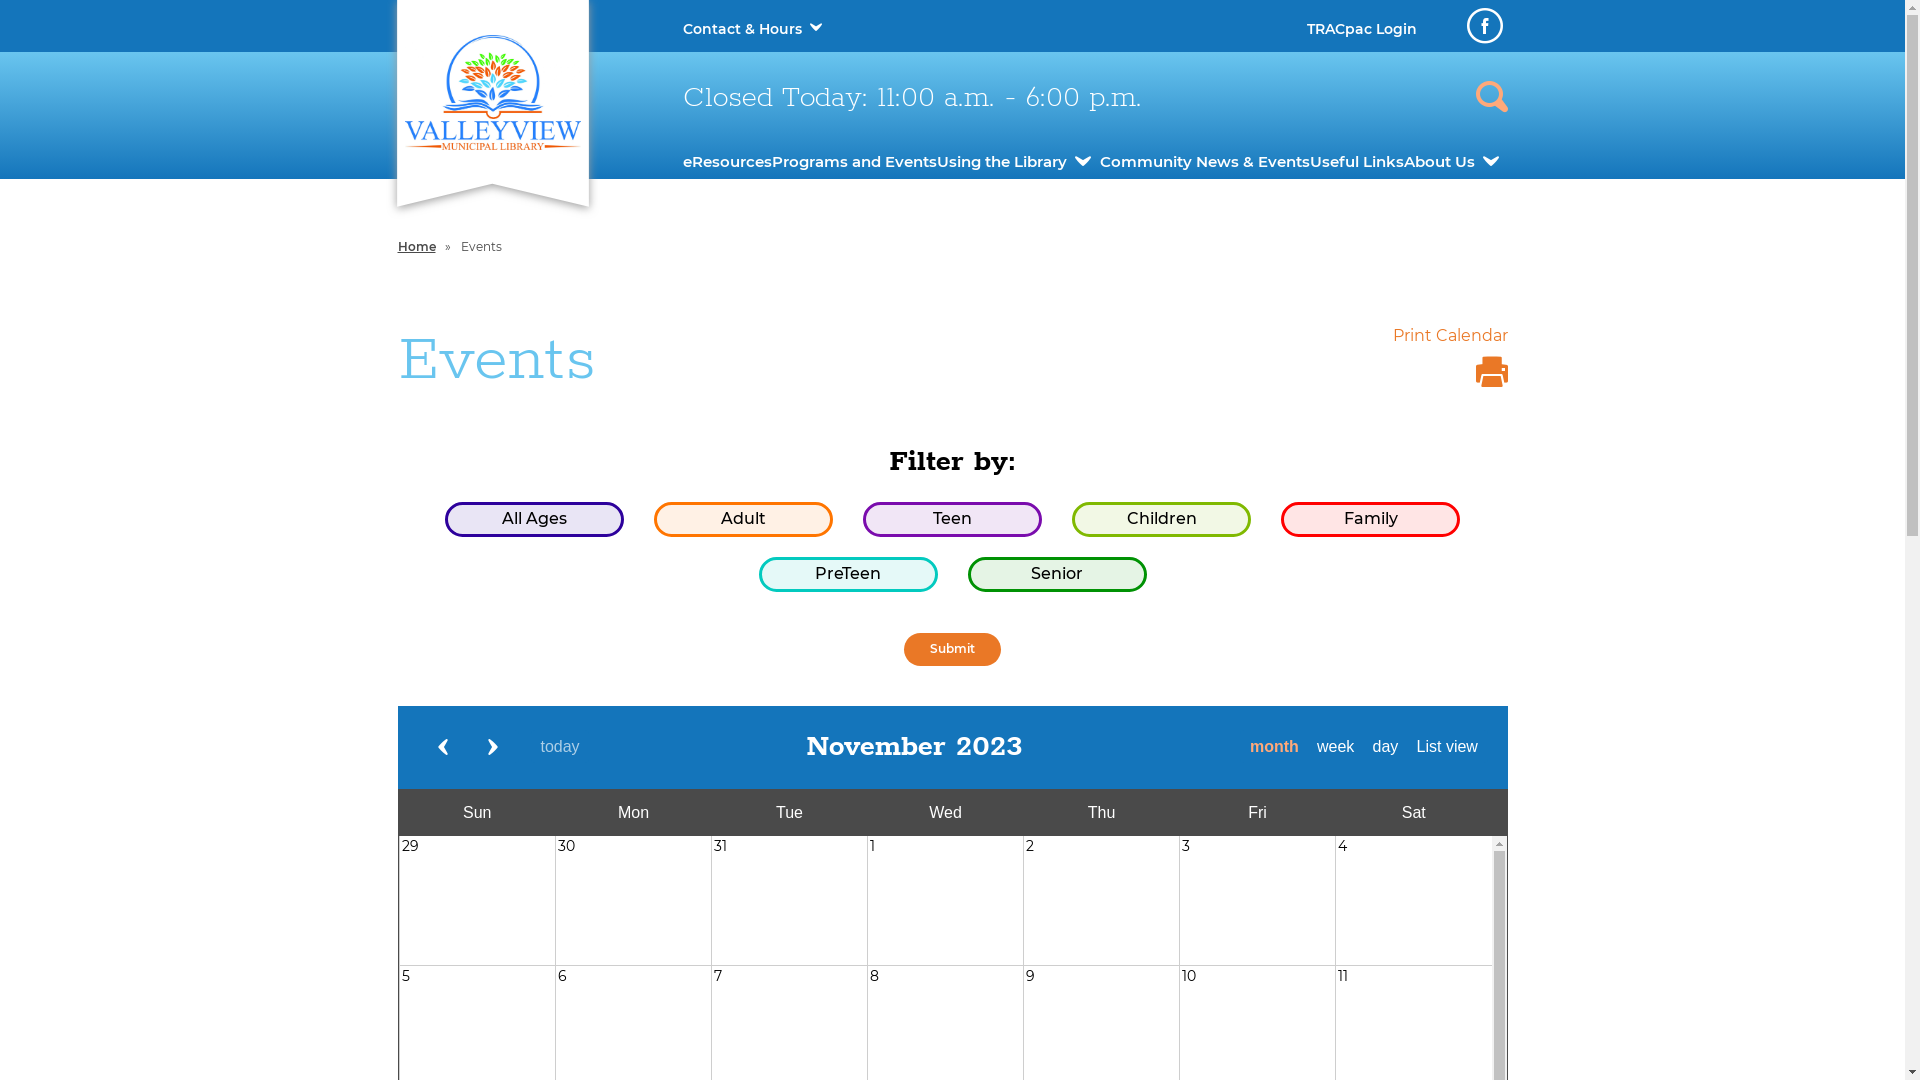 This screenshot has height=1080, width=1920. Describe the element at coordinates (534, 518) in the screenshot. I see `'All Ages'` at that location.